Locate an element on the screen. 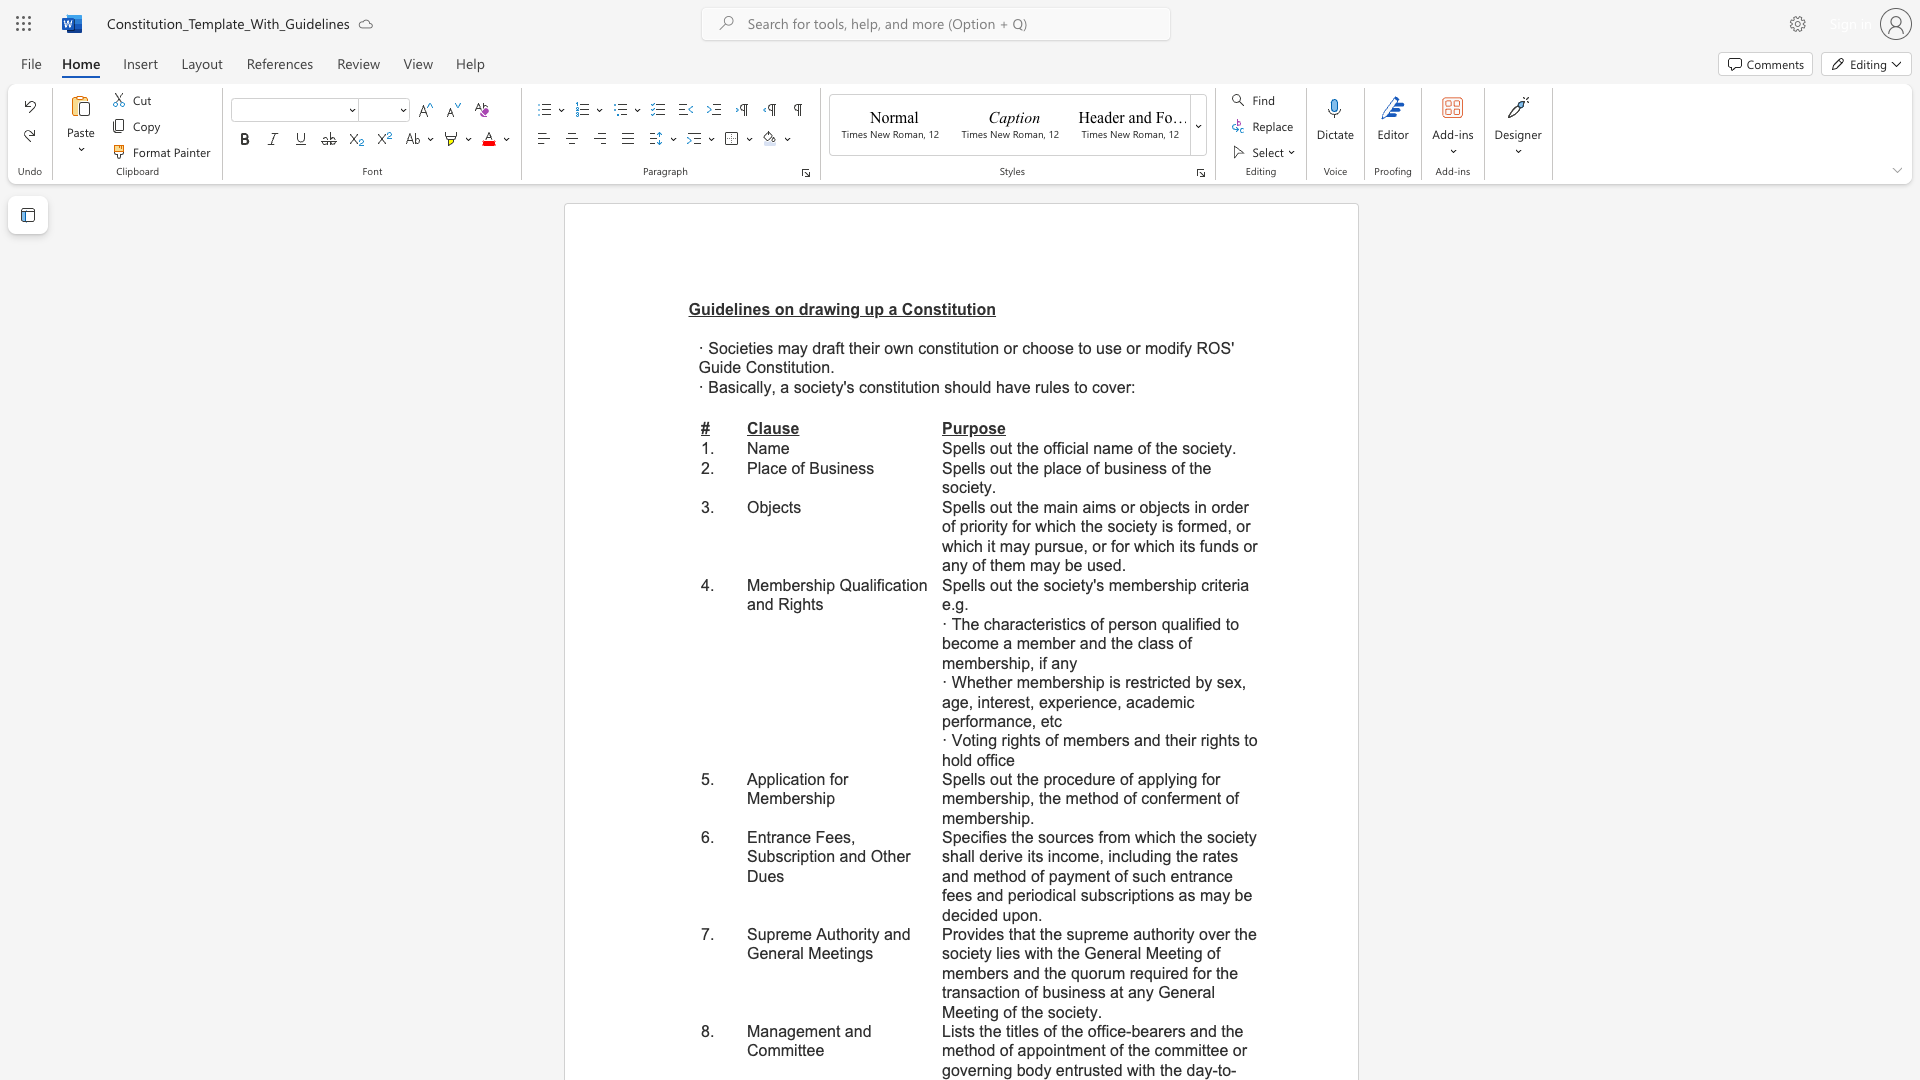 The height and width of the screenshot is (1080, 1920). the 4th character "t" in the text is located at coordinates (1220, 447).